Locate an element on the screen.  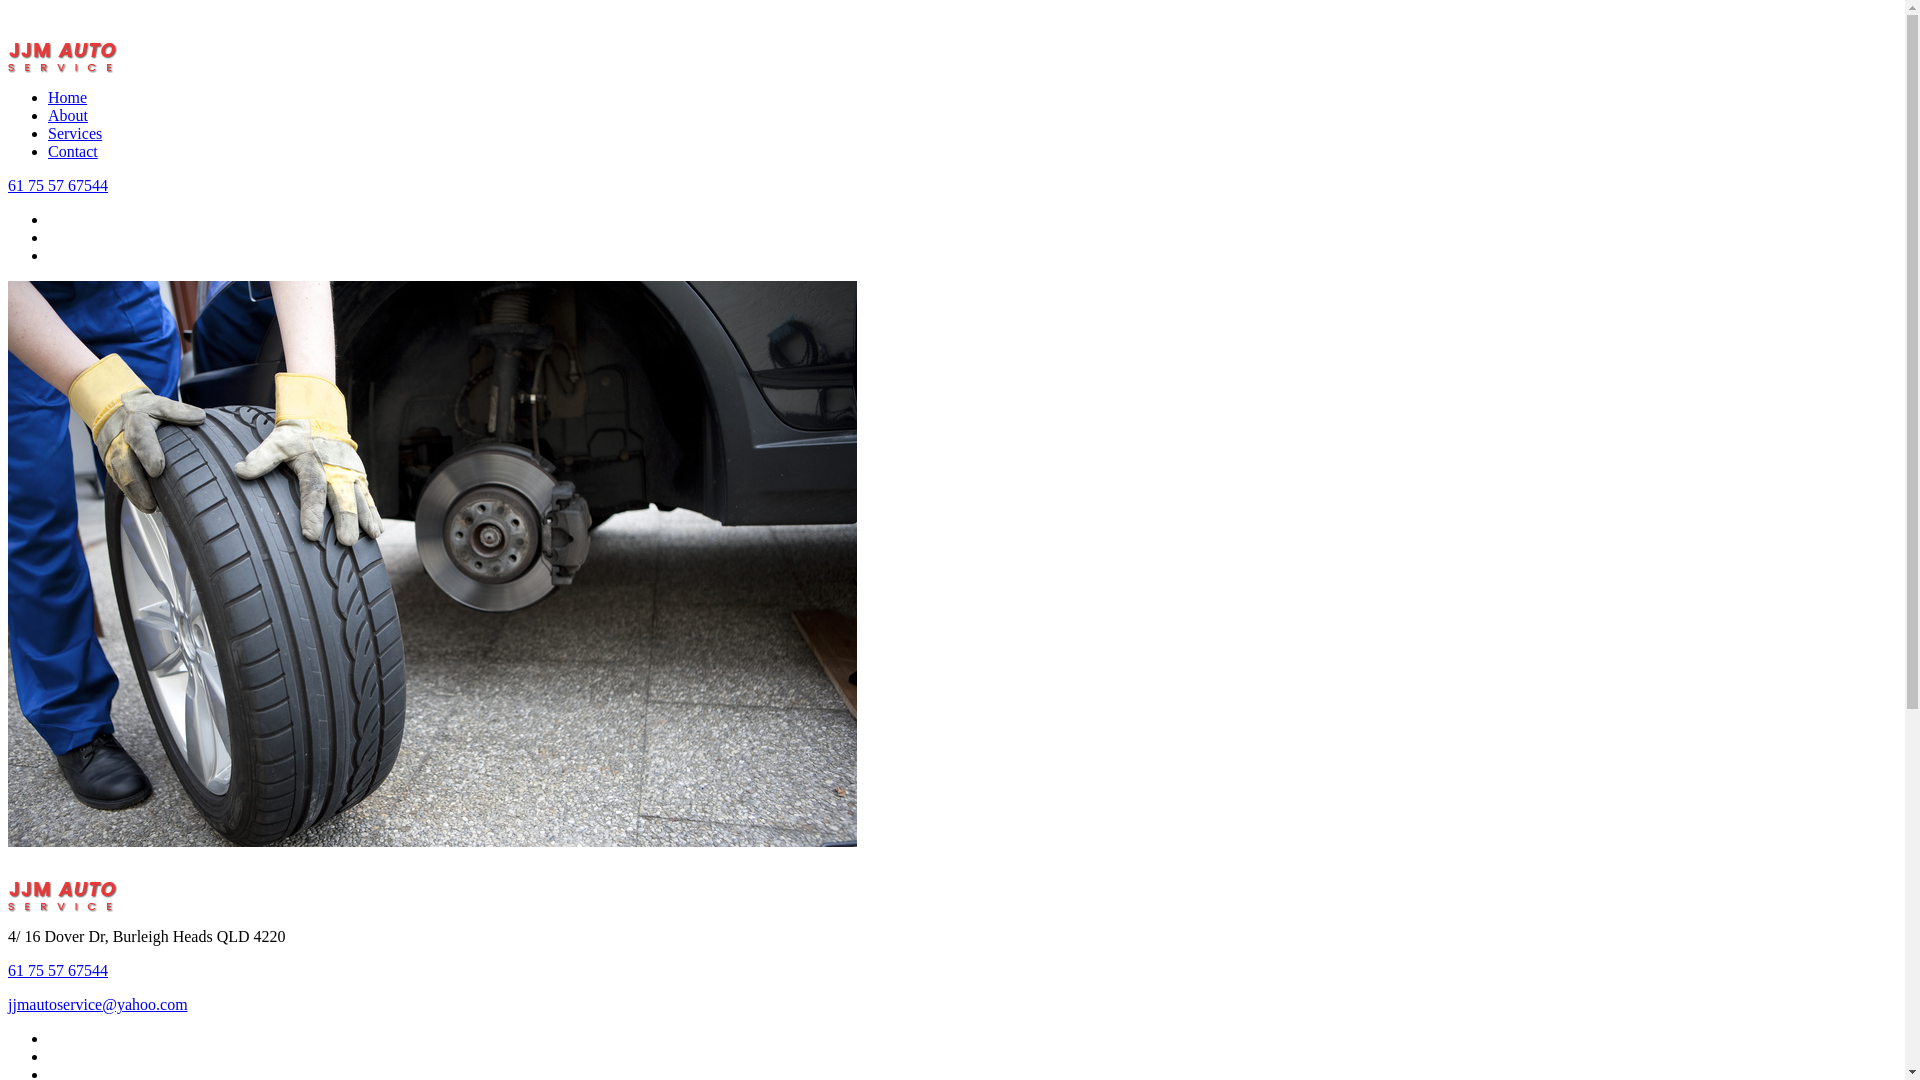
'Contact' is located at coordinates (72, 150).